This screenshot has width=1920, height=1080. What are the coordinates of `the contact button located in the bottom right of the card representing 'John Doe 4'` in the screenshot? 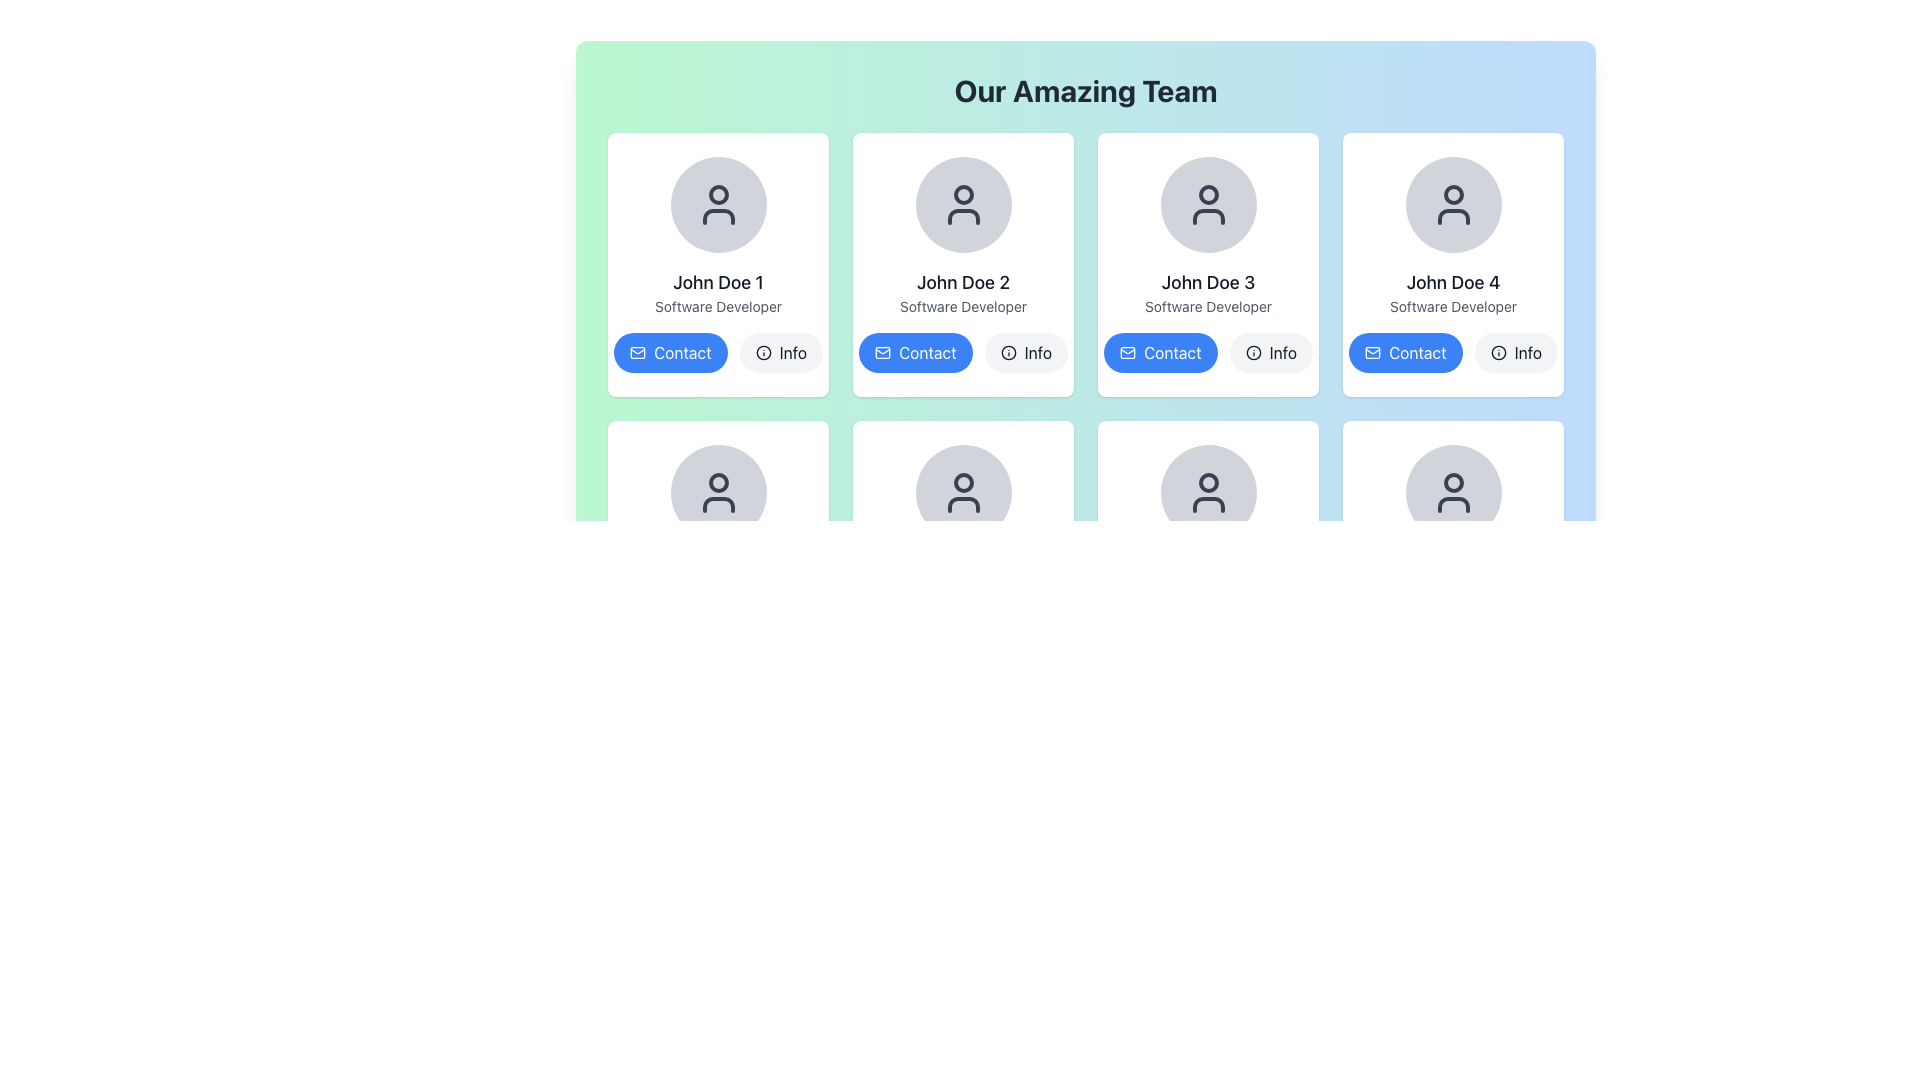 It's located at (1404, 352).